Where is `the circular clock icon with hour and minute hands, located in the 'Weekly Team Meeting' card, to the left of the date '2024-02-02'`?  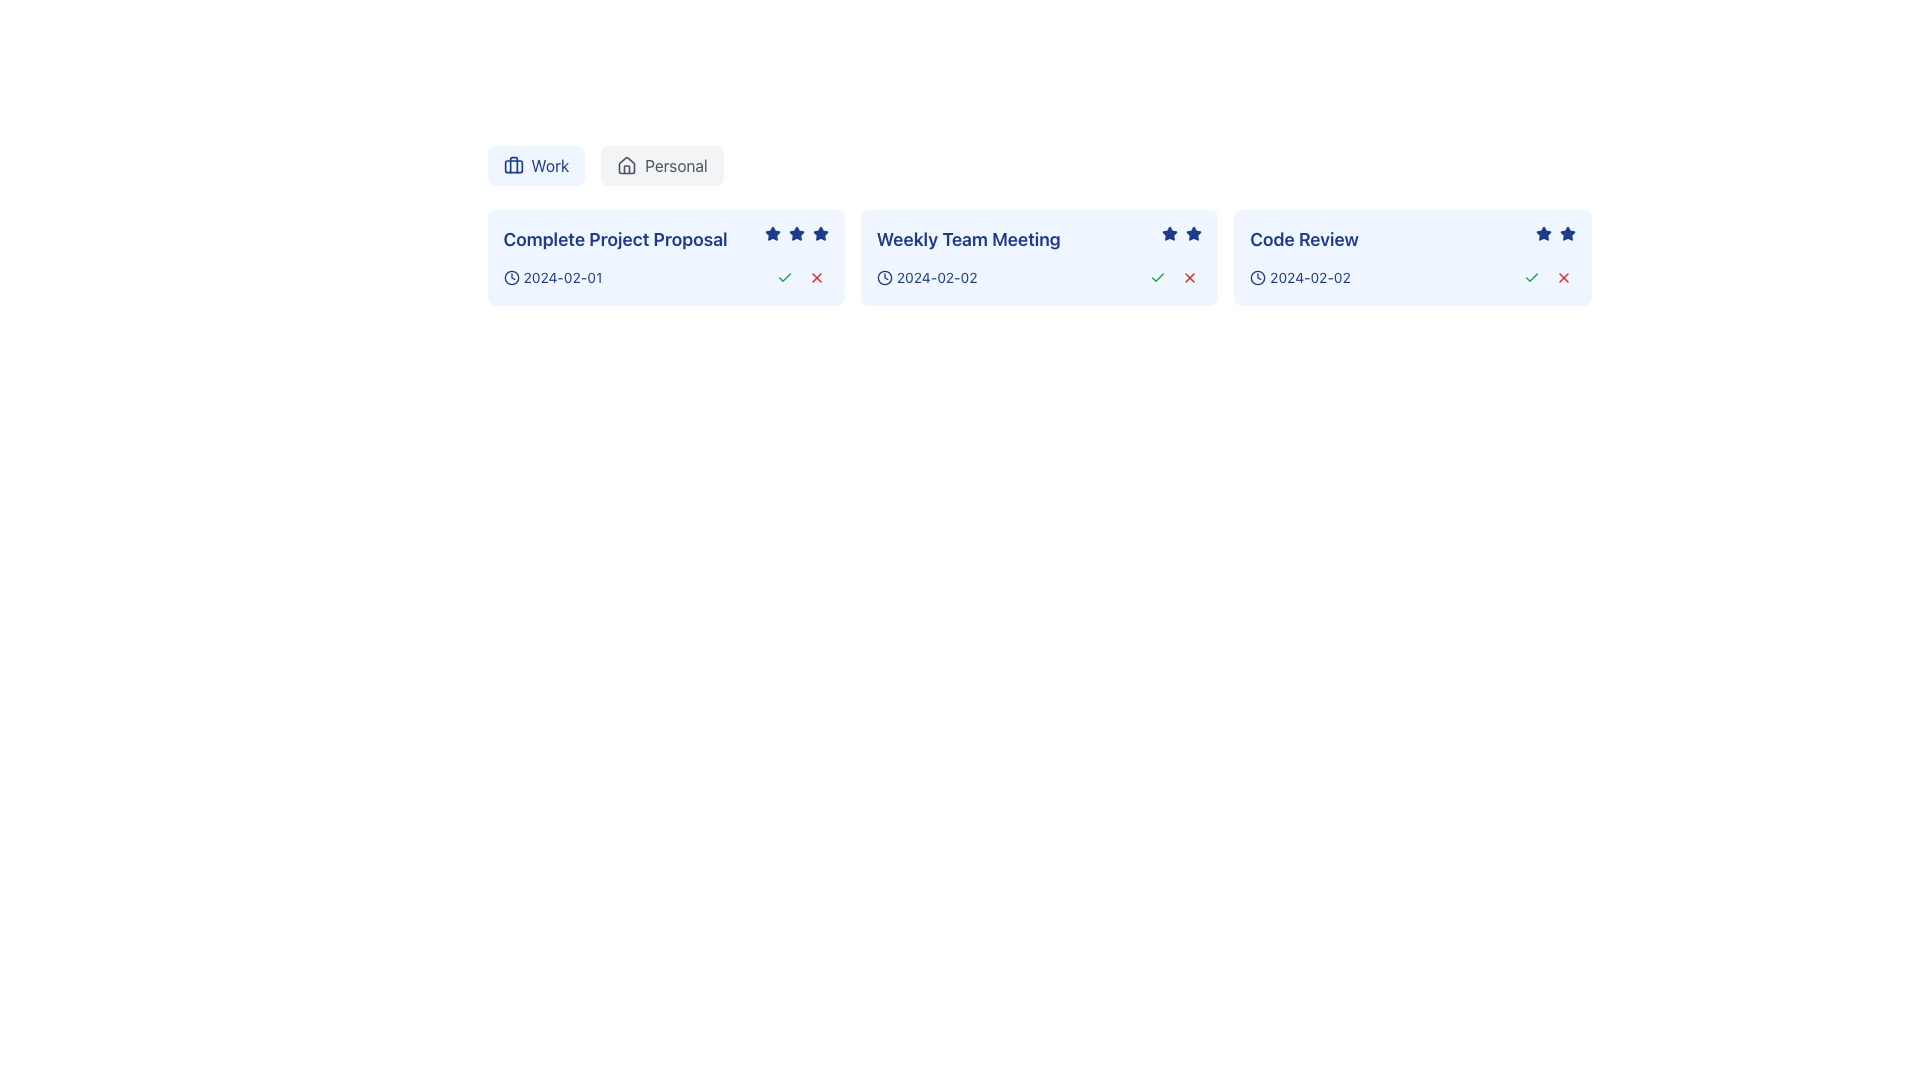
the circular clock icon with hour and minute hands, located in the 'Weekly Team Meeting' card, to the left of the date '2024-02-02' is located at coordinates (883, 277).